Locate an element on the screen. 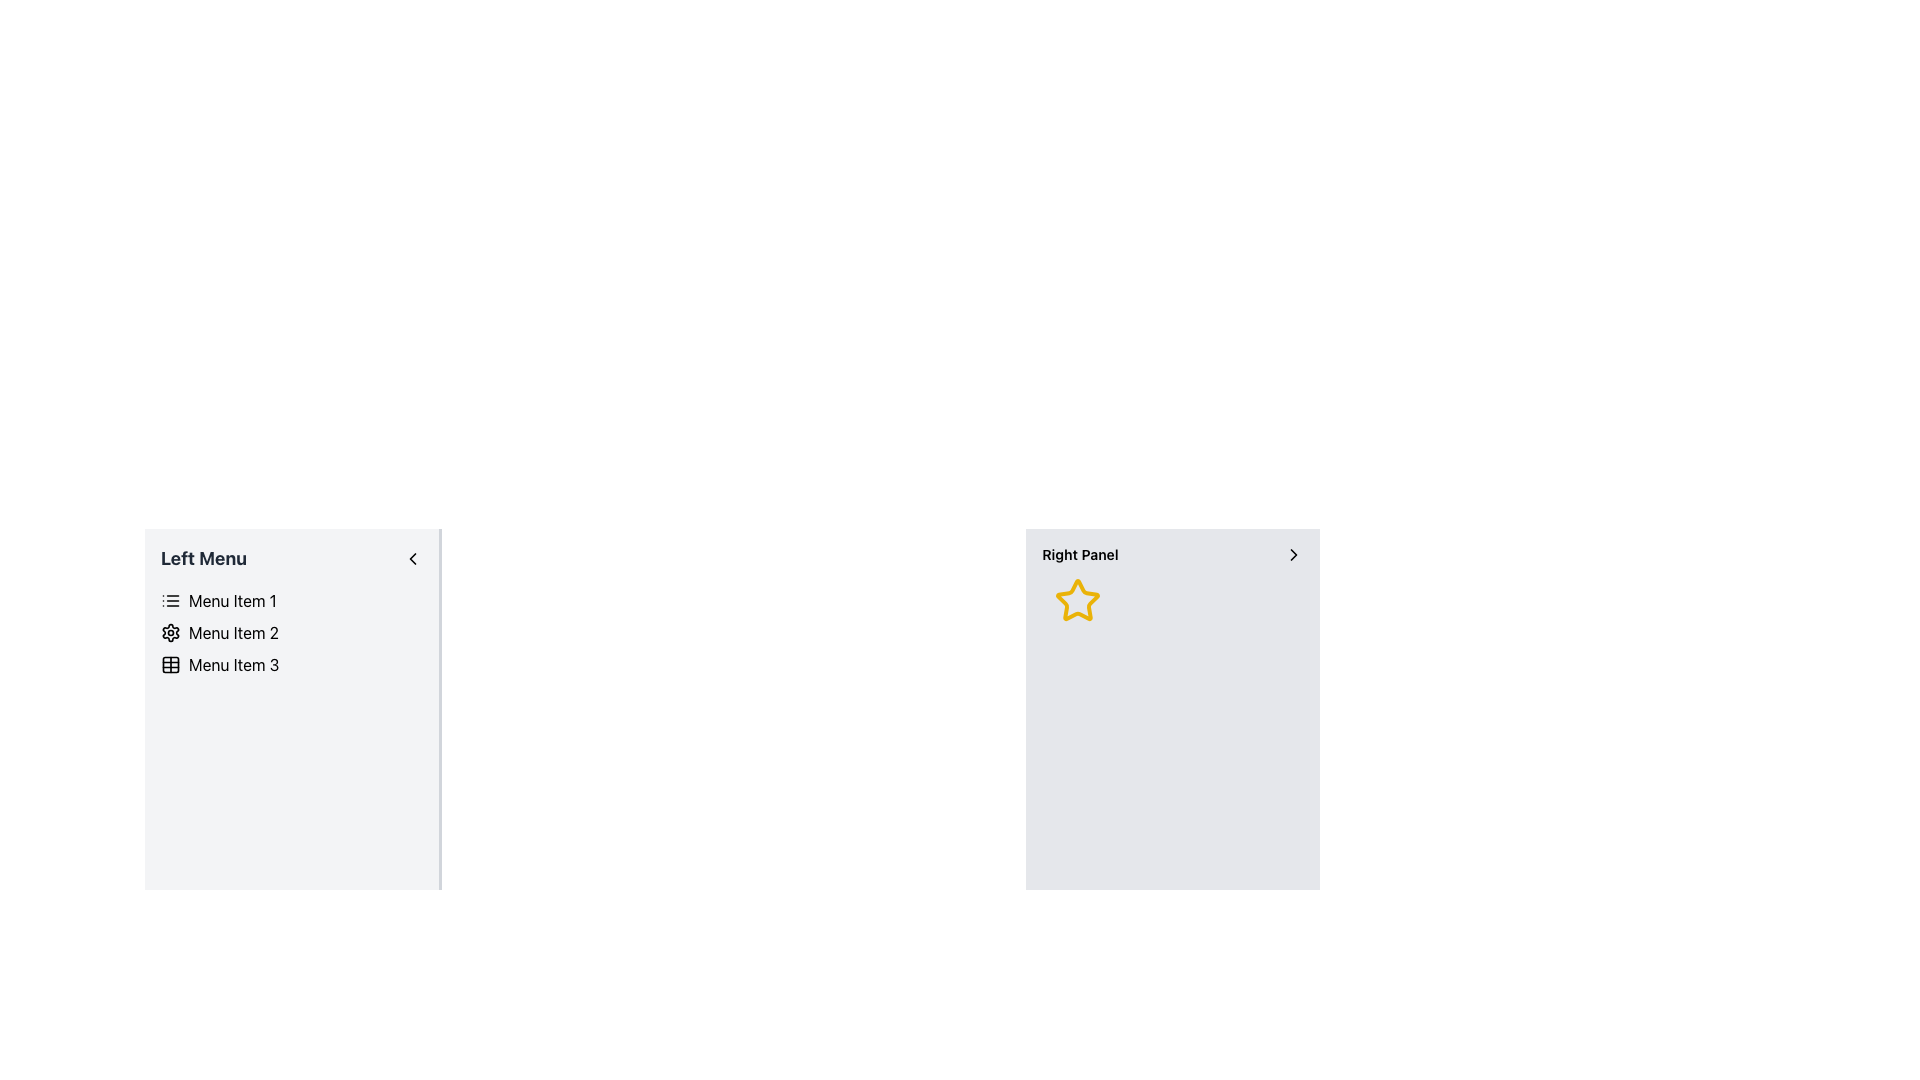  the square-shaped icon resembling a table grid located to the left of the text label 'Menu Item 3' in the 'Left Menu' section is located at coordinates (171, 664).